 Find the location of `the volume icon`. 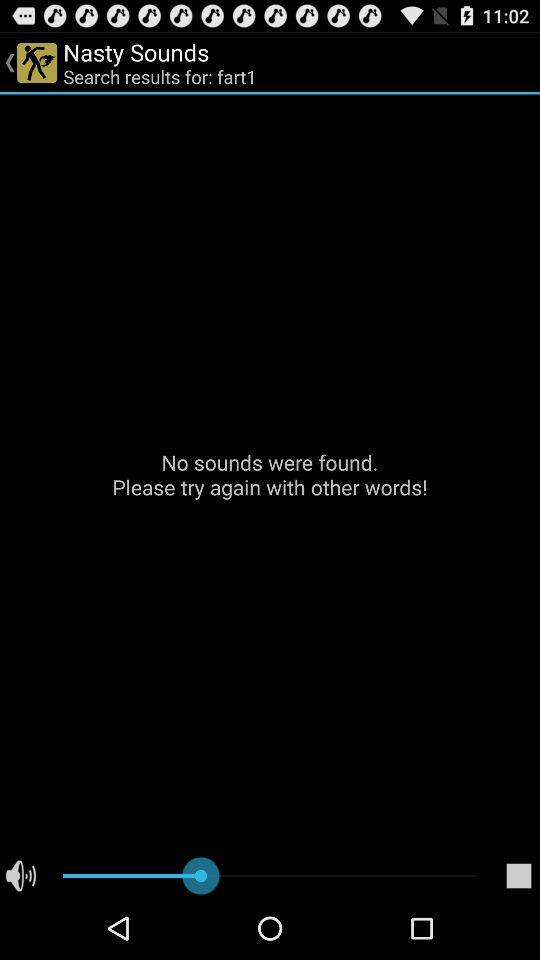

the volume icon is located at coordinates (20, 937).